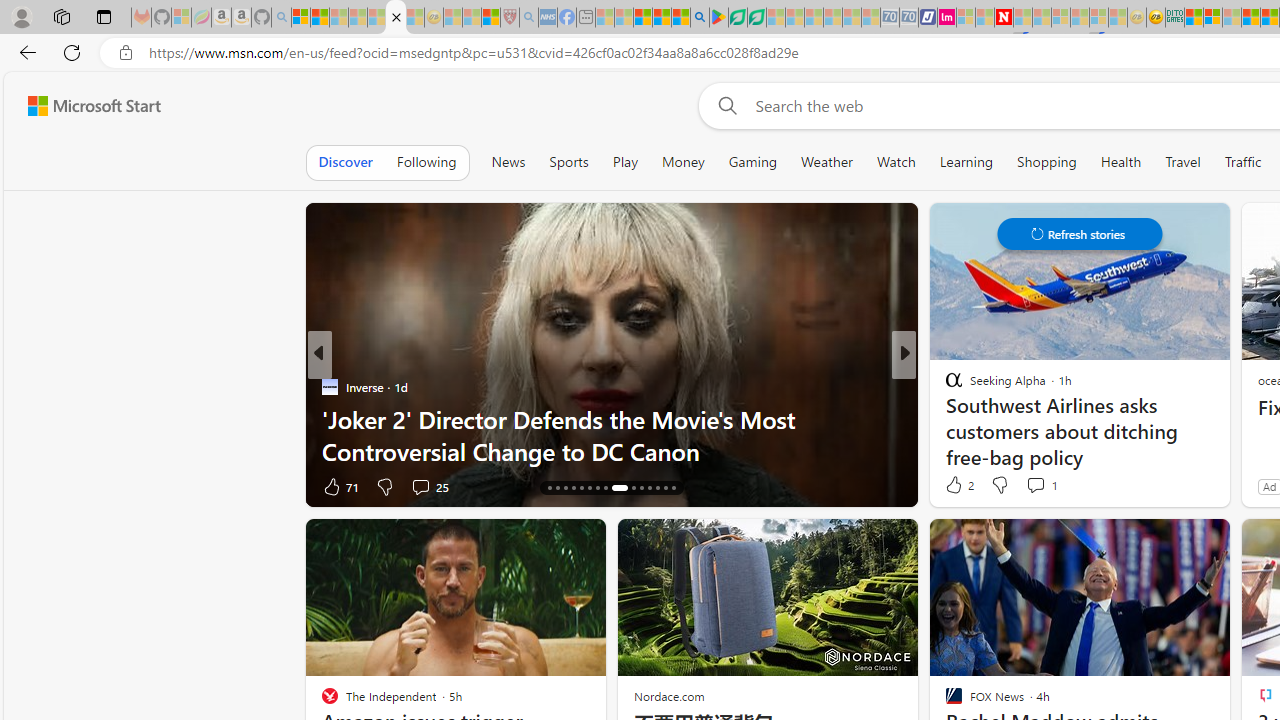 Image resolution: width=1280 pixels, height=720 pixels. I want to click on 'View comments 7 Comment', so click(1041, 486).